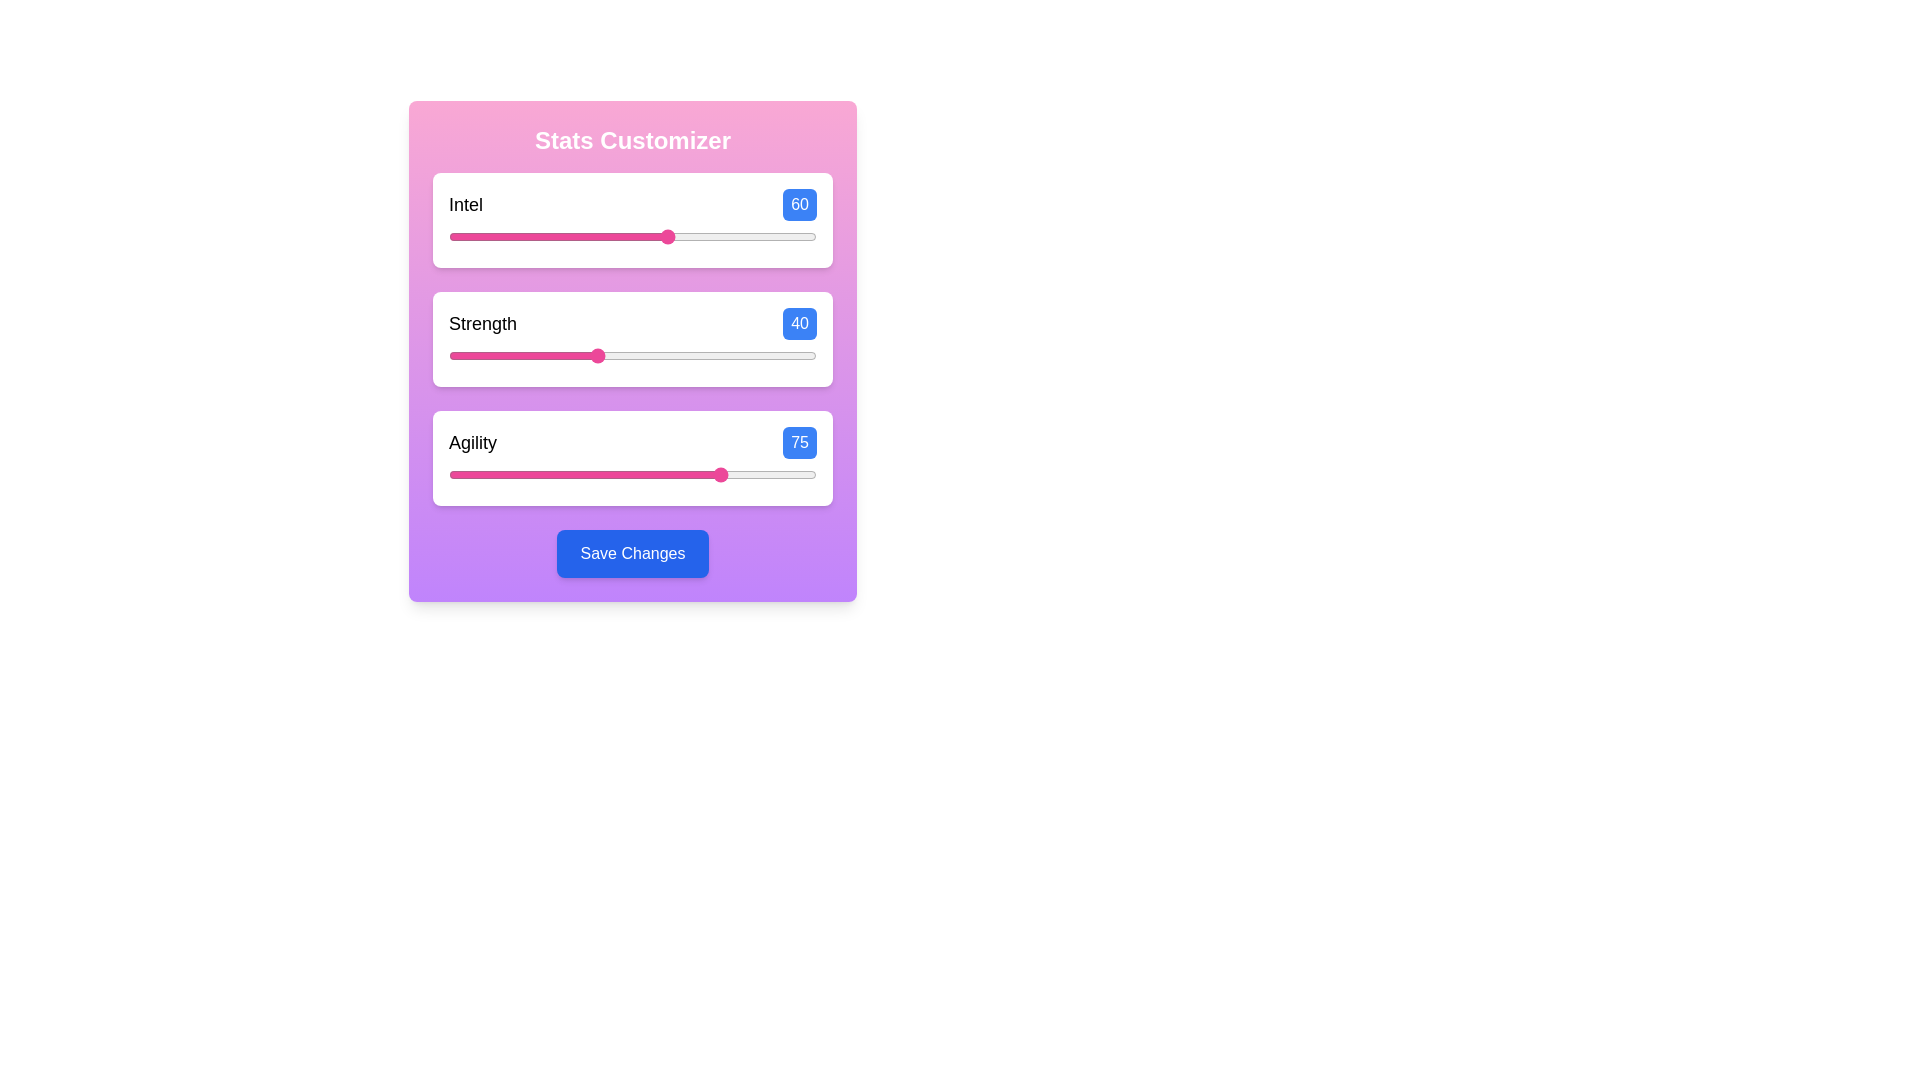 Image resolution: width=1920 pixels, height=1080 pixels. I want to click on the Strength slider, so click(511, 354).